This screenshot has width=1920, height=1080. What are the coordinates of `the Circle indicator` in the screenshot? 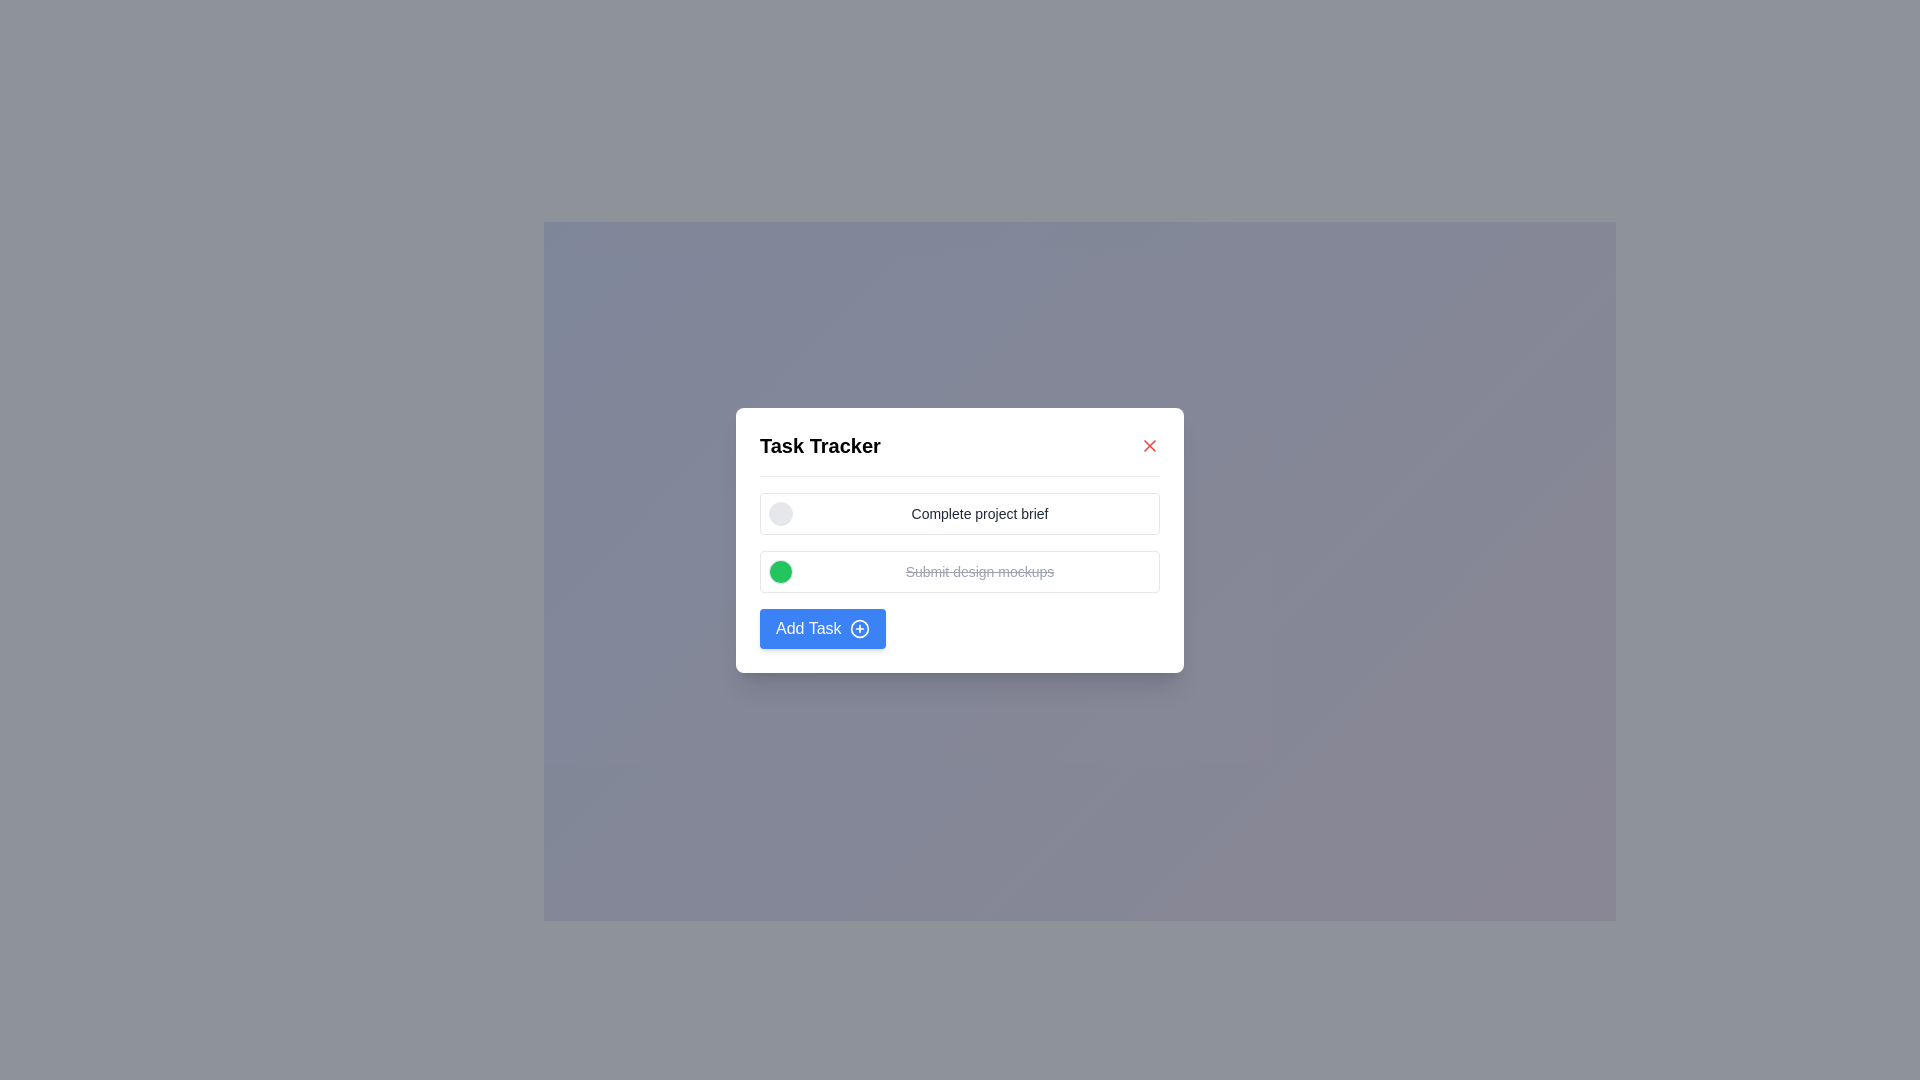 It's located at (780, 570).